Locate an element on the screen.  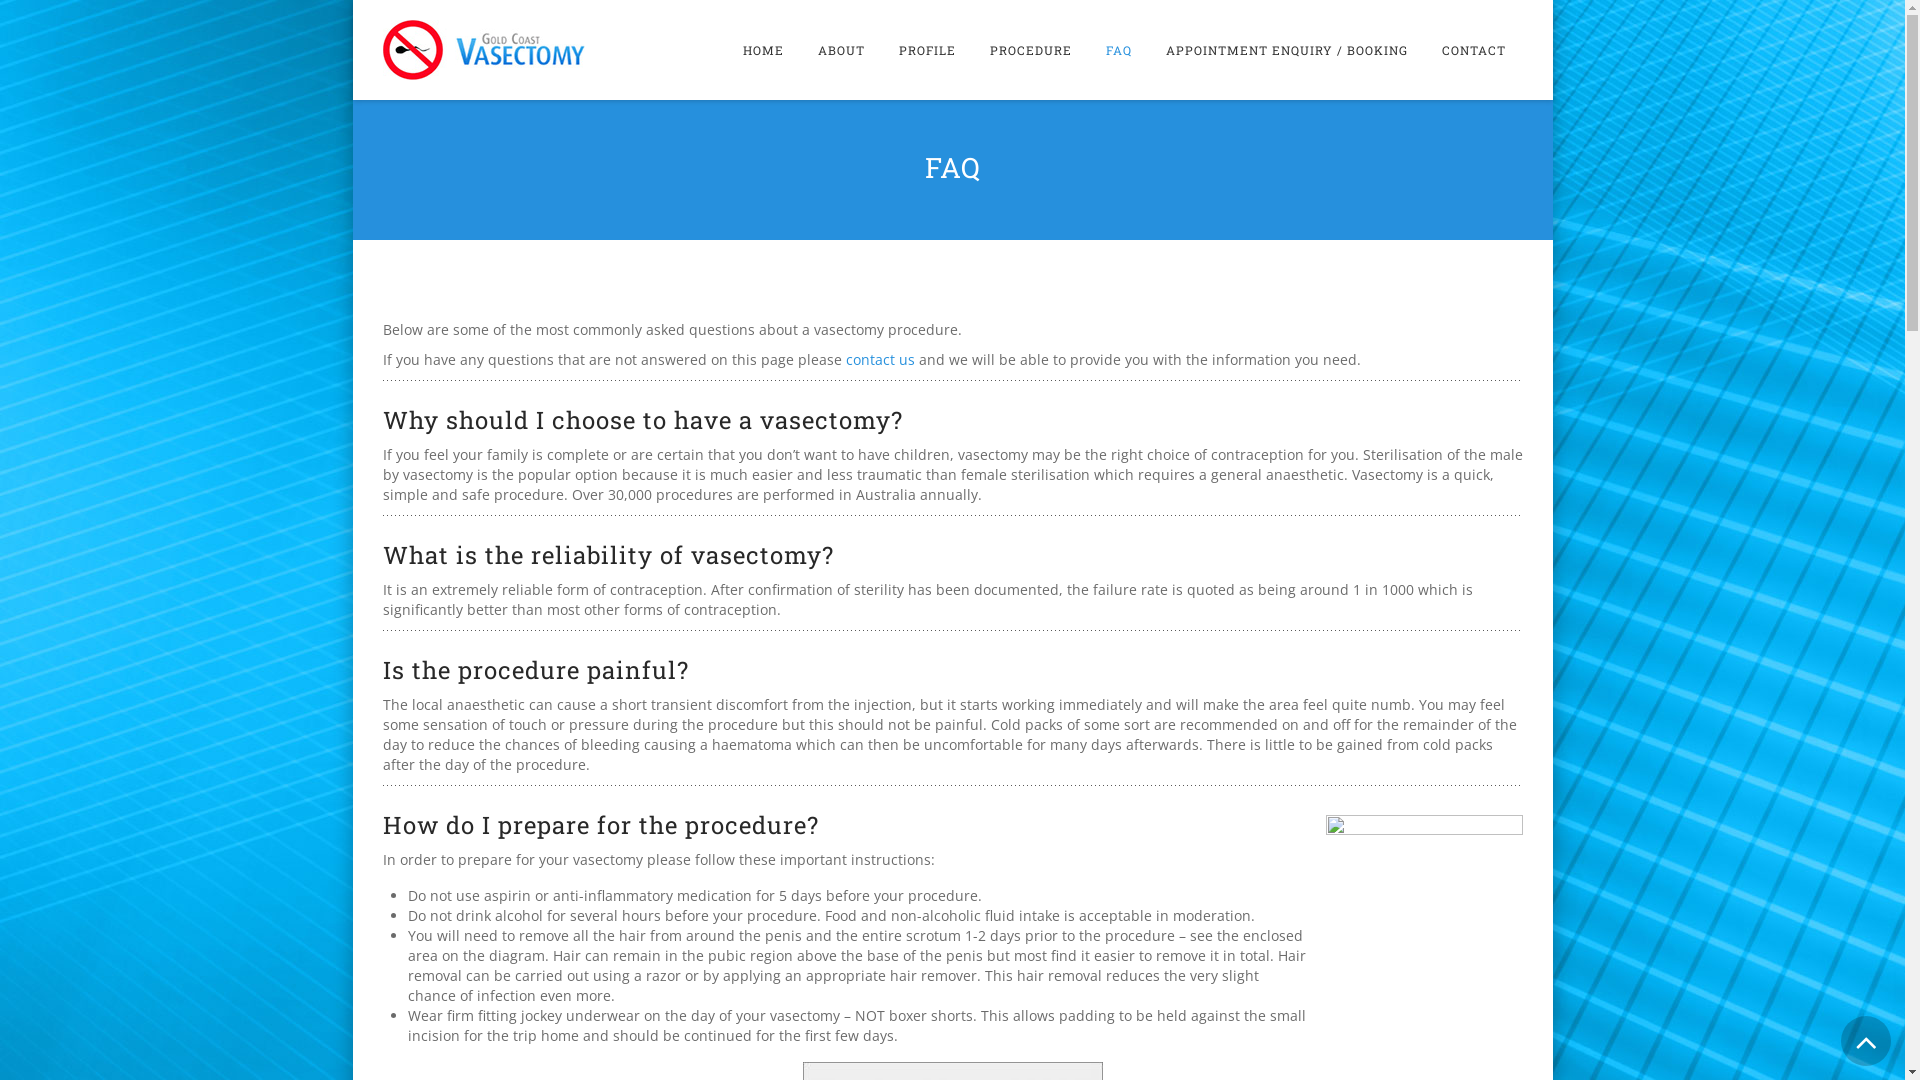
'APPOINTMENT ENQUIRY / BOOKING' is located at coordinates (1286, 49).